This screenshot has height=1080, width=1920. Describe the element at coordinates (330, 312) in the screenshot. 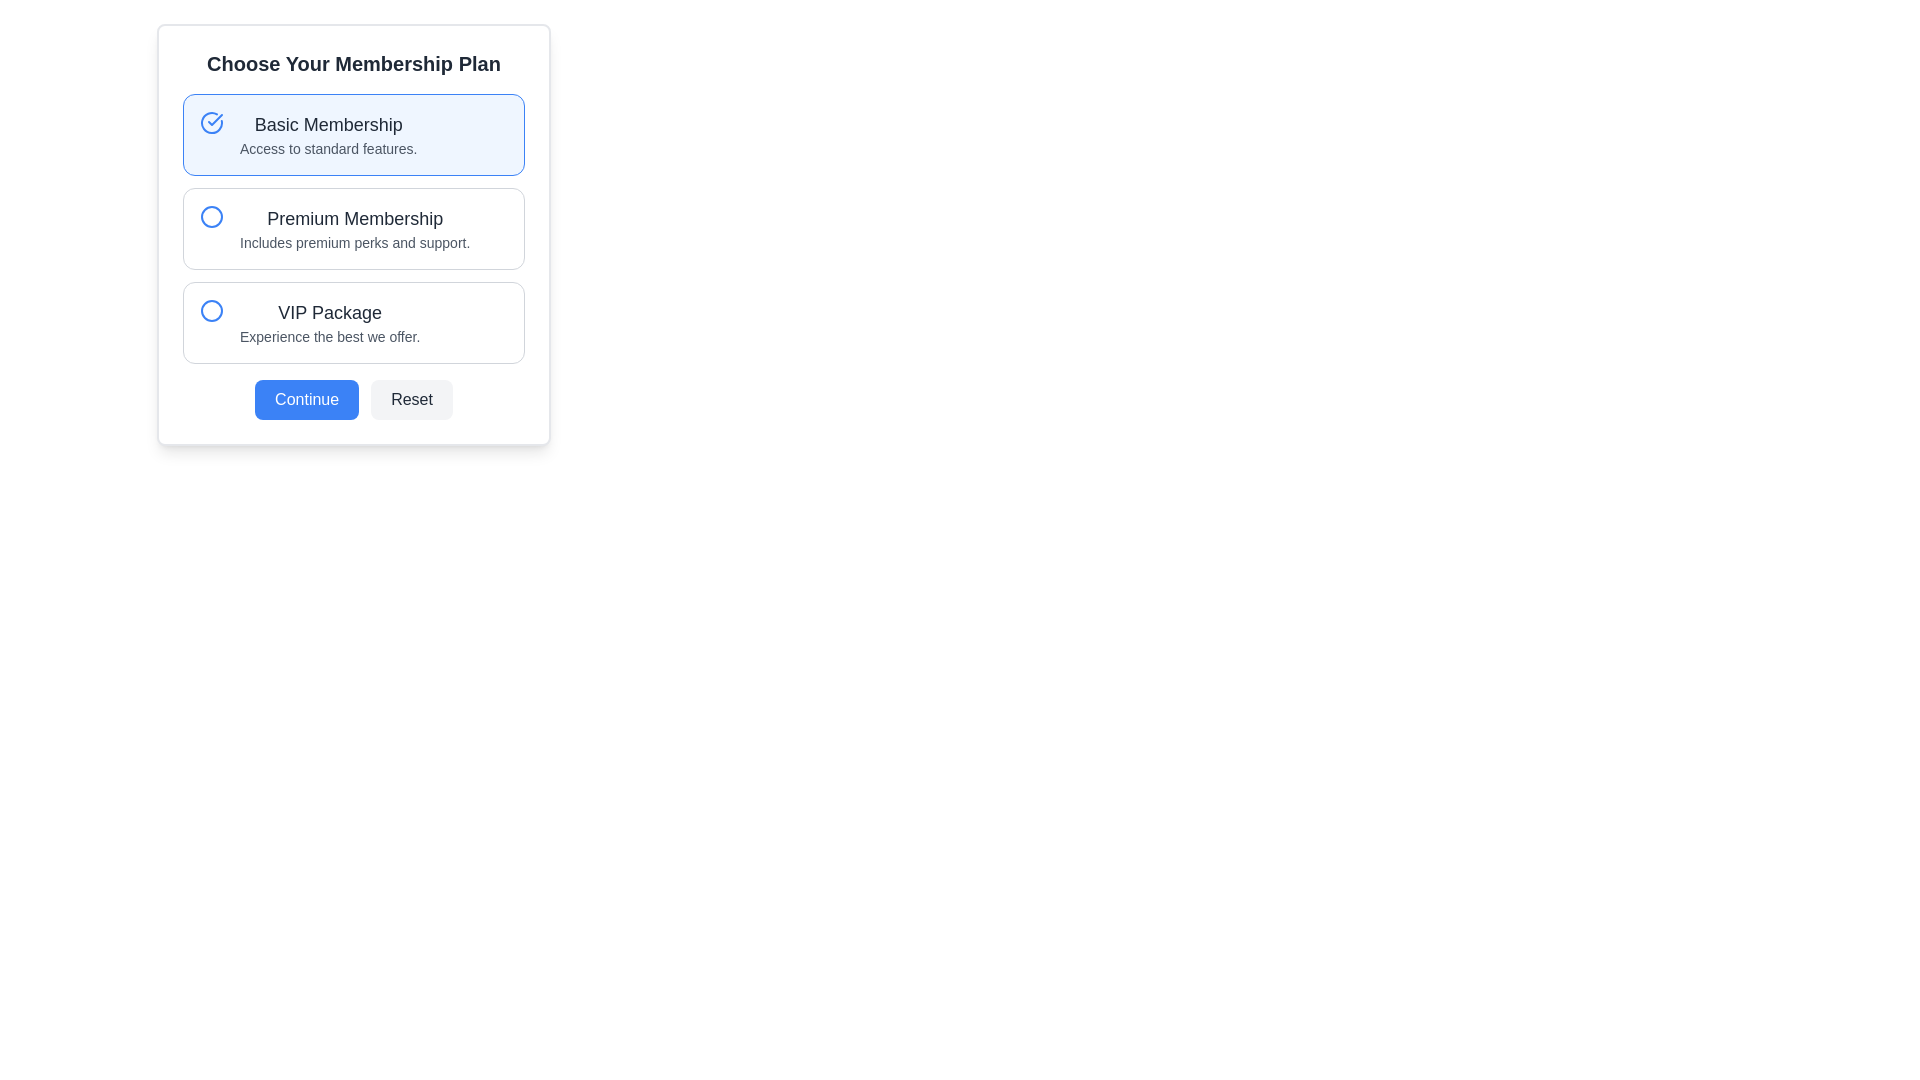

I see `the 'VIP Package' membership plan title label located above the text 'Experience the best we offer.' in the 'Choose Your Membership Plan' section` at that location.